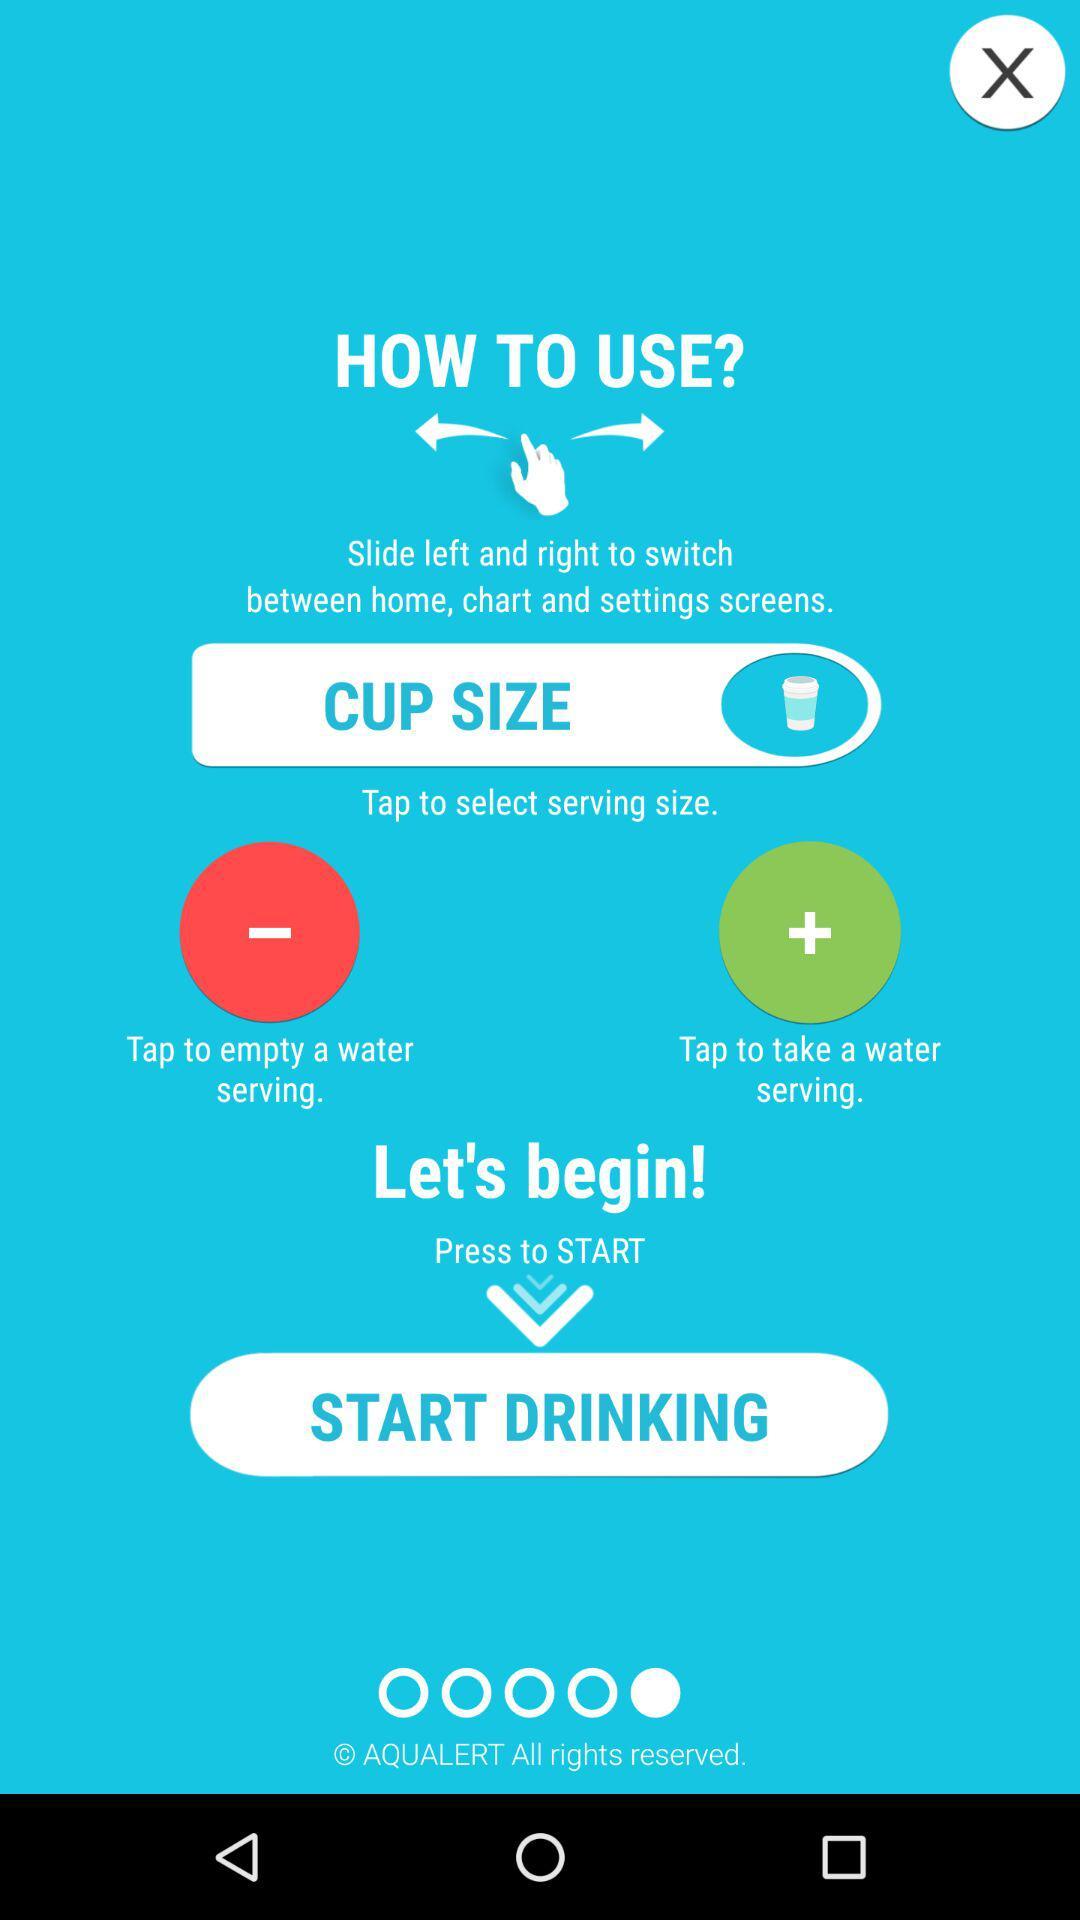 This screenshot has width=1080, height=1920. I want to click on item at the top right corner, so click(1007, 72).